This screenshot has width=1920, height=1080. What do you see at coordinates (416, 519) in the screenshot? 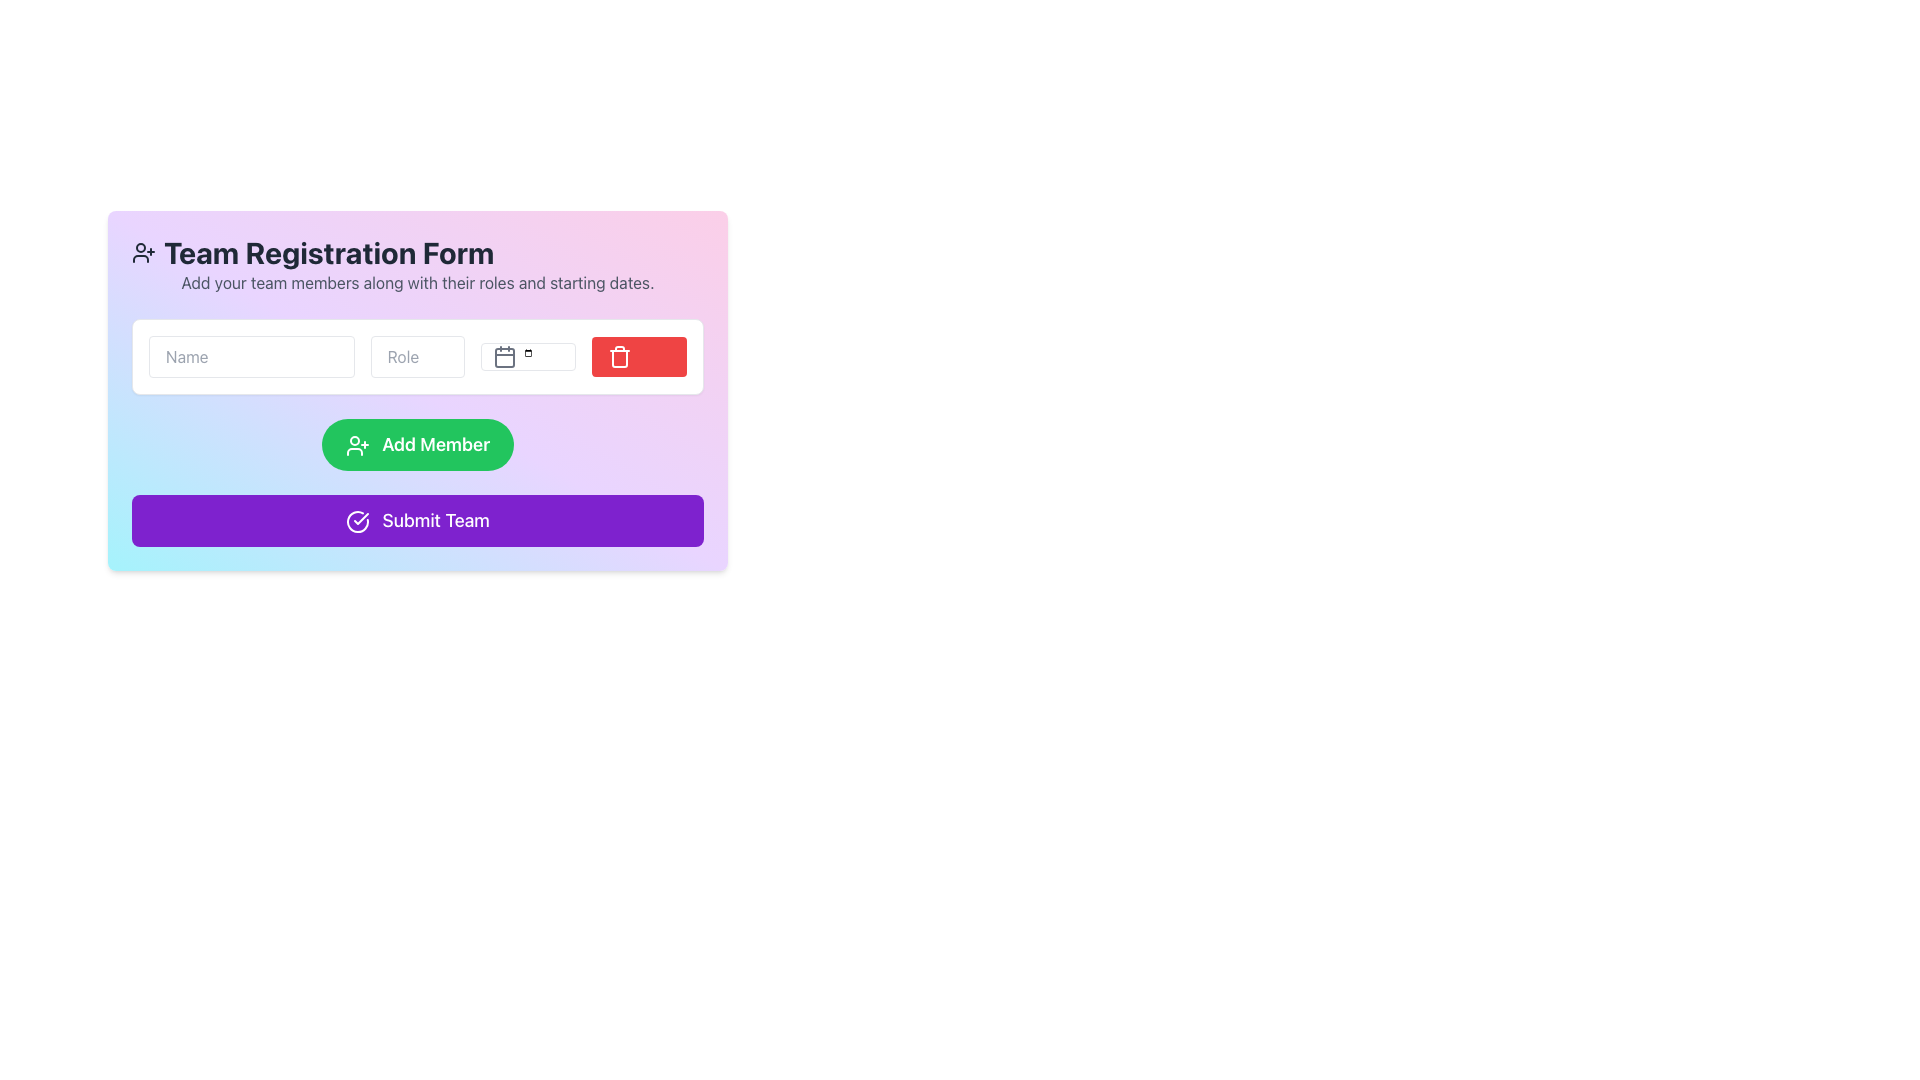
I see `the 'Submit Team' button with a vibrant purple background` at bounding box center [416, 519].